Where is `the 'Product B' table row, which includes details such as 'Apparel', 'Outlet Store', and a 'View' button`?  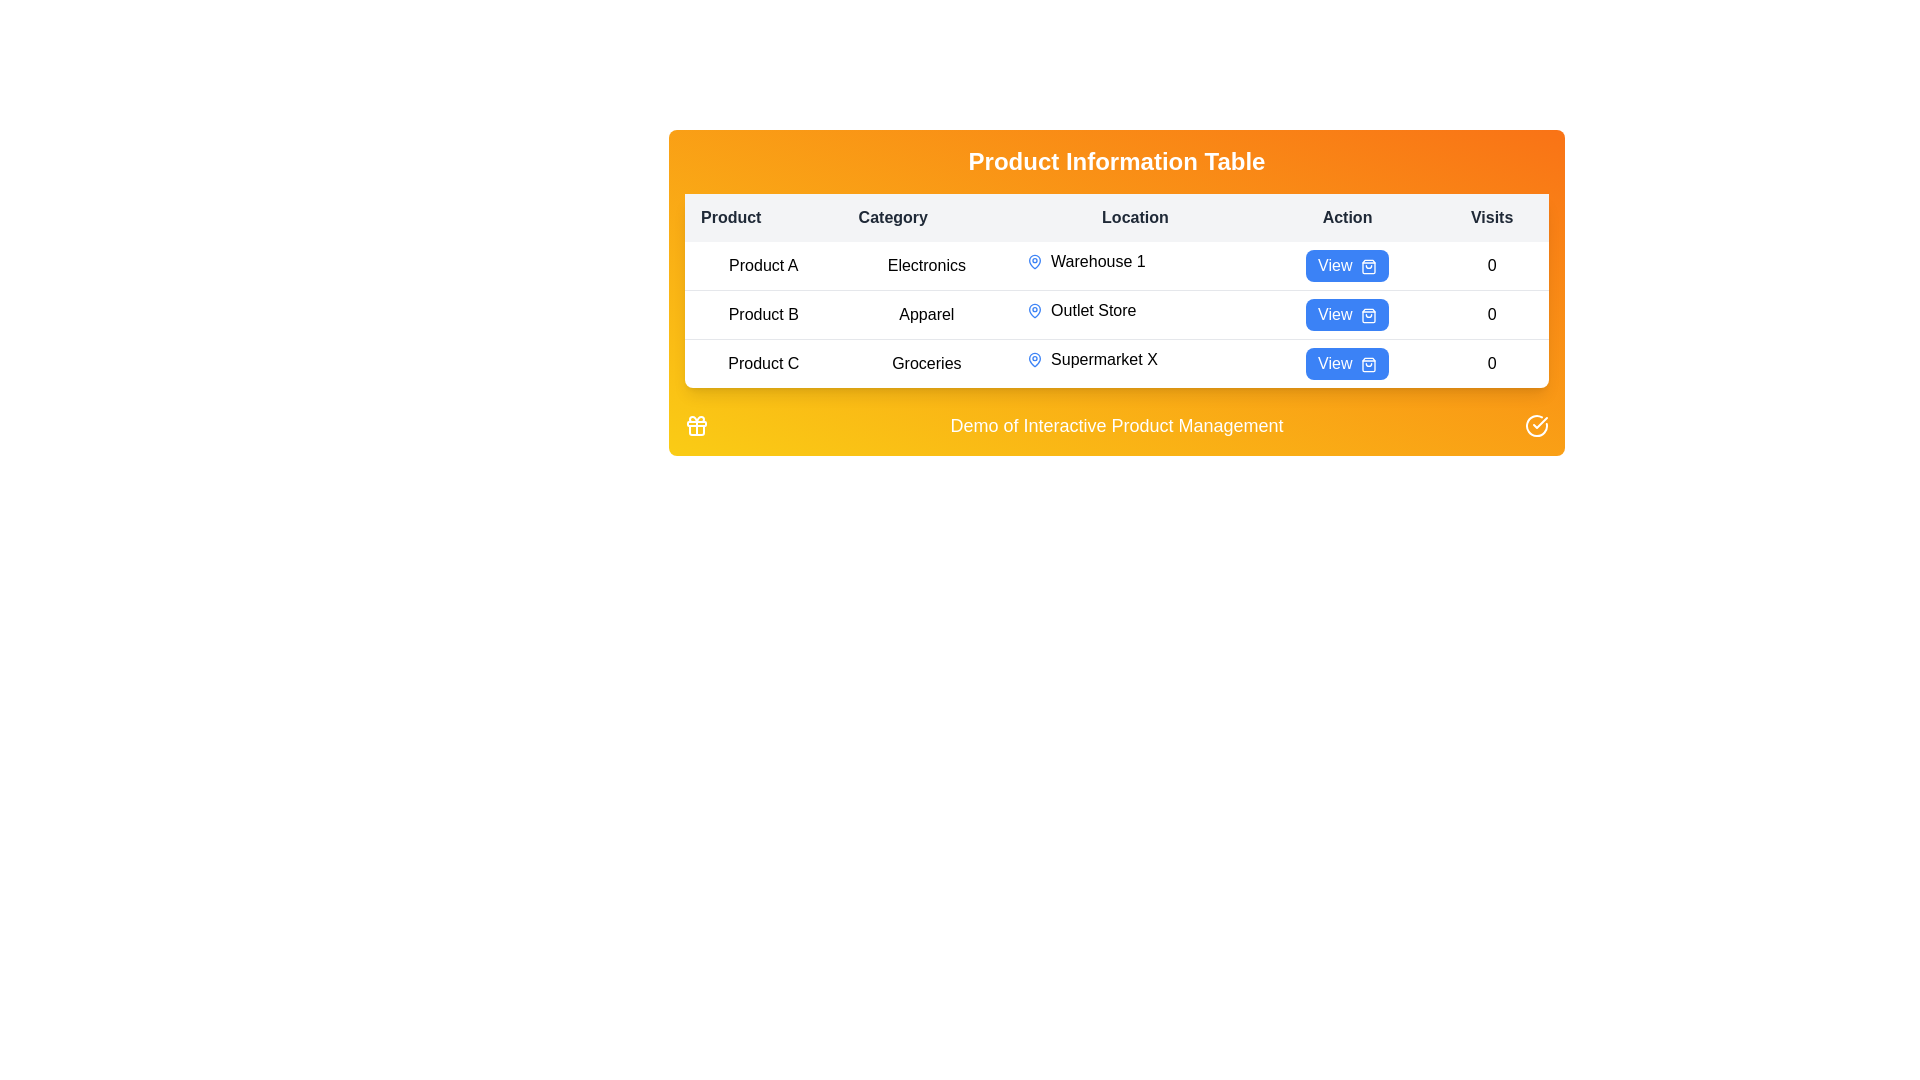
the 'Product B' table row, which includes details such as 'Apparel', 'Outlet Store', and a 'View' button is located at coordinates (1116, 315).